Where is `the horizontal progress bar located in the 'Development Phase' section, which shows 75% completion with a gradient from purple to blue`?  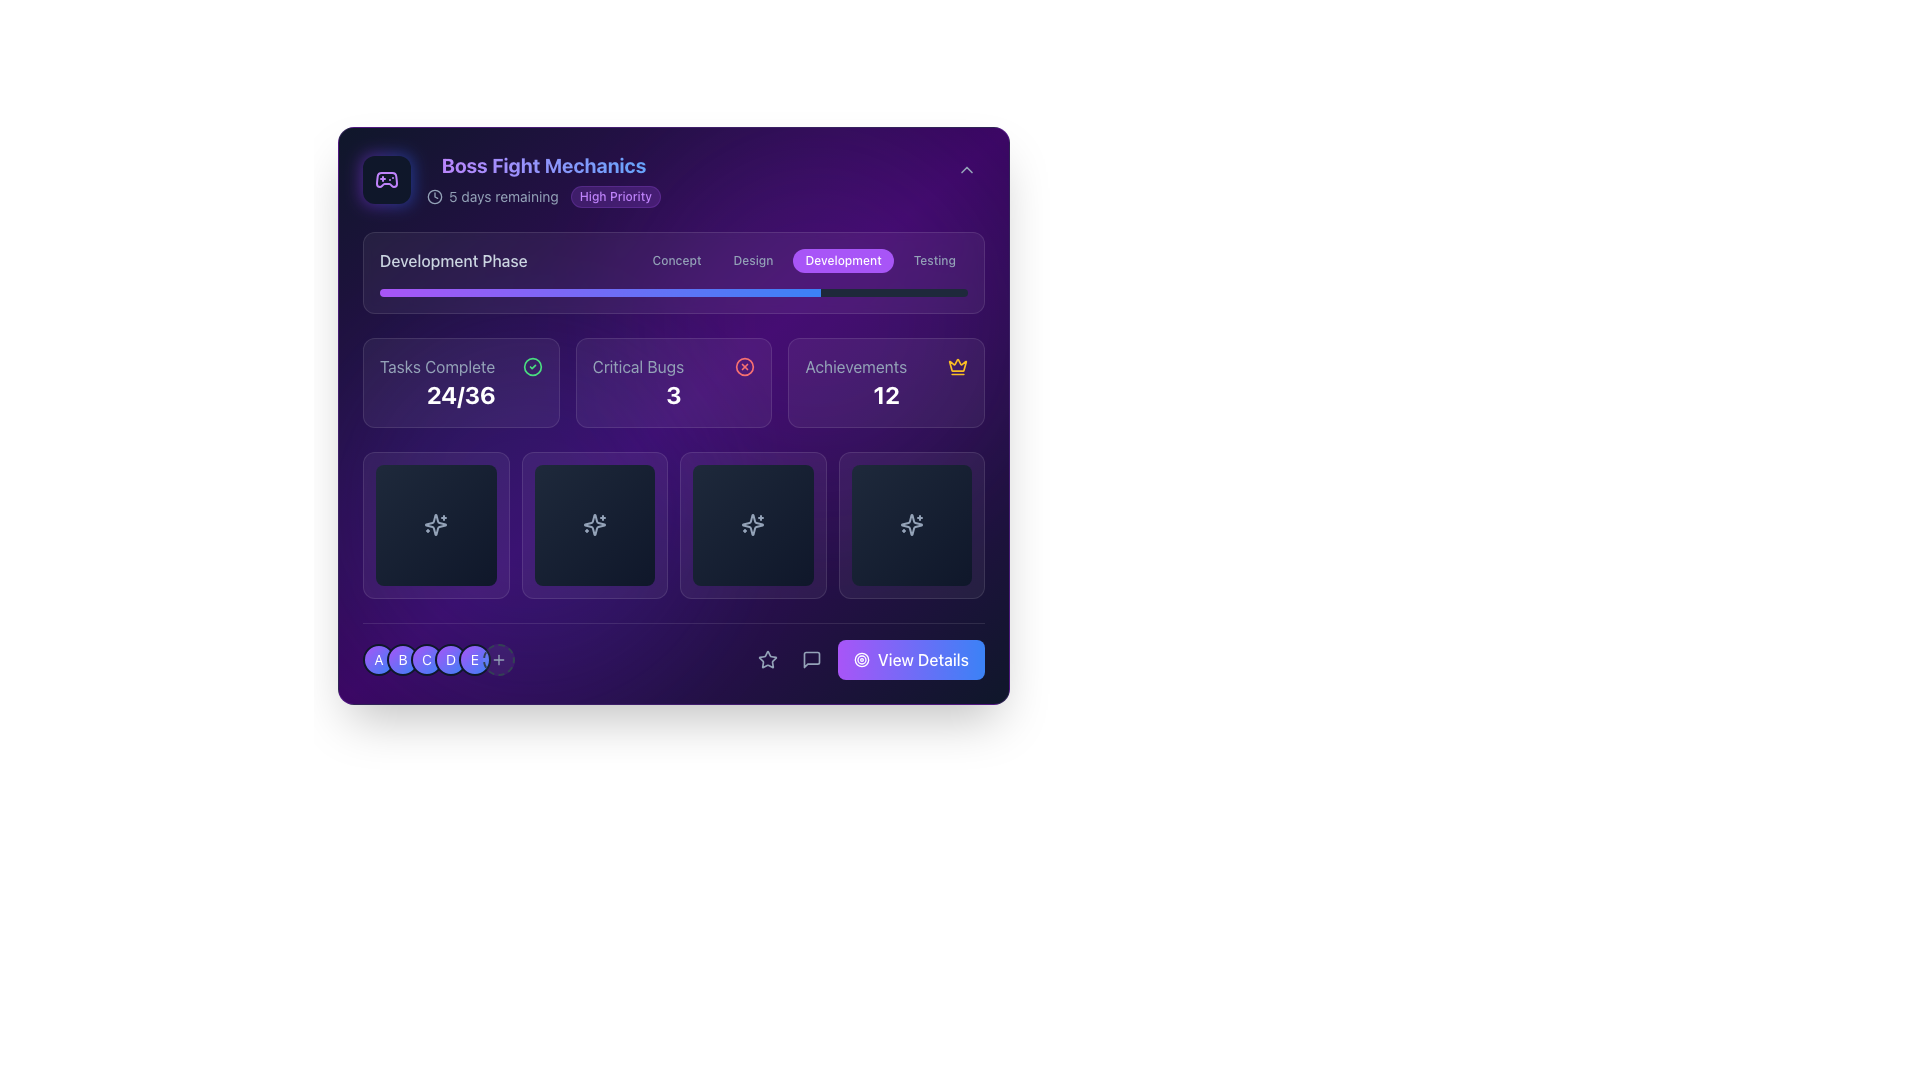
the horizontal progress bar located in the 'Development Phase' section, which shows 75% completion with a gradient from purple to blue is located at coordinates (673, 293).